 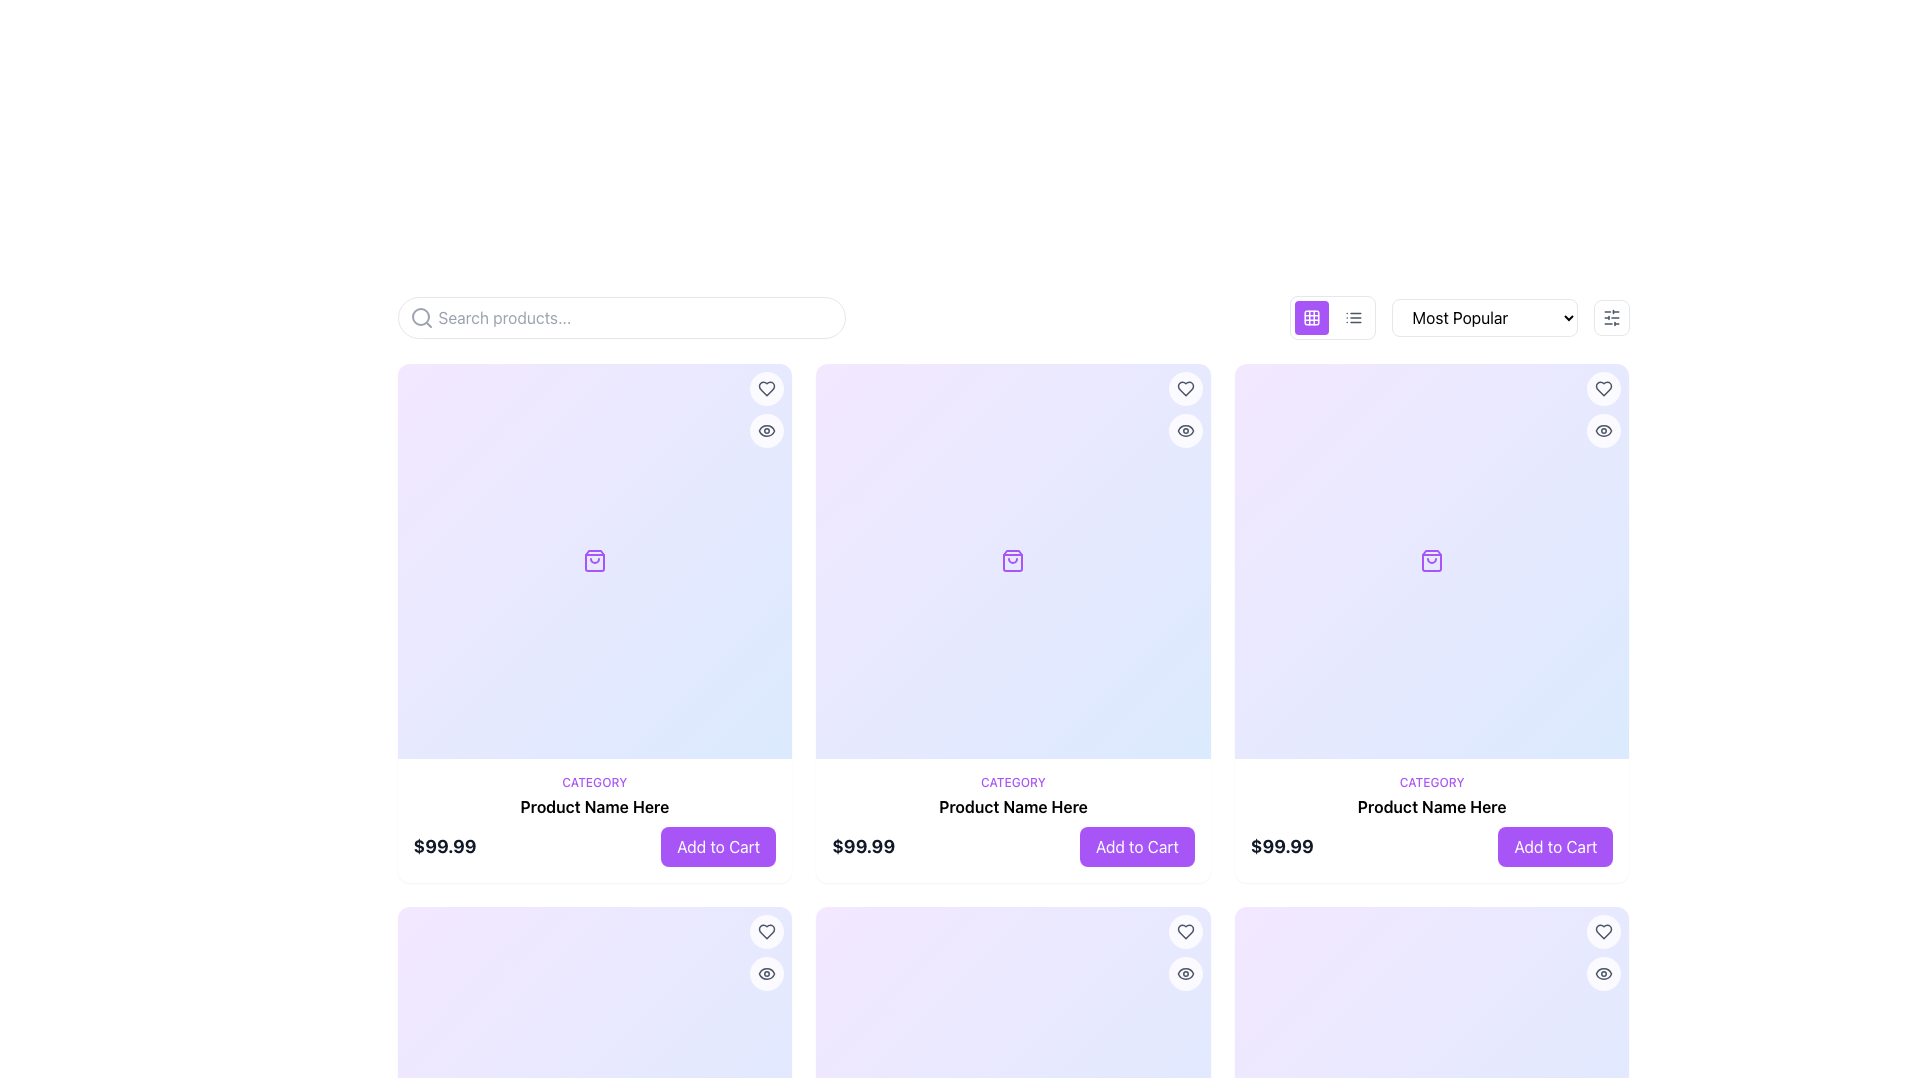 What do you see at coordinates (766, 389) in the screenshot?
I see `the heart icon in the top-right corner of the product card to mark the item as favorite` at bounding box center [766, 389].